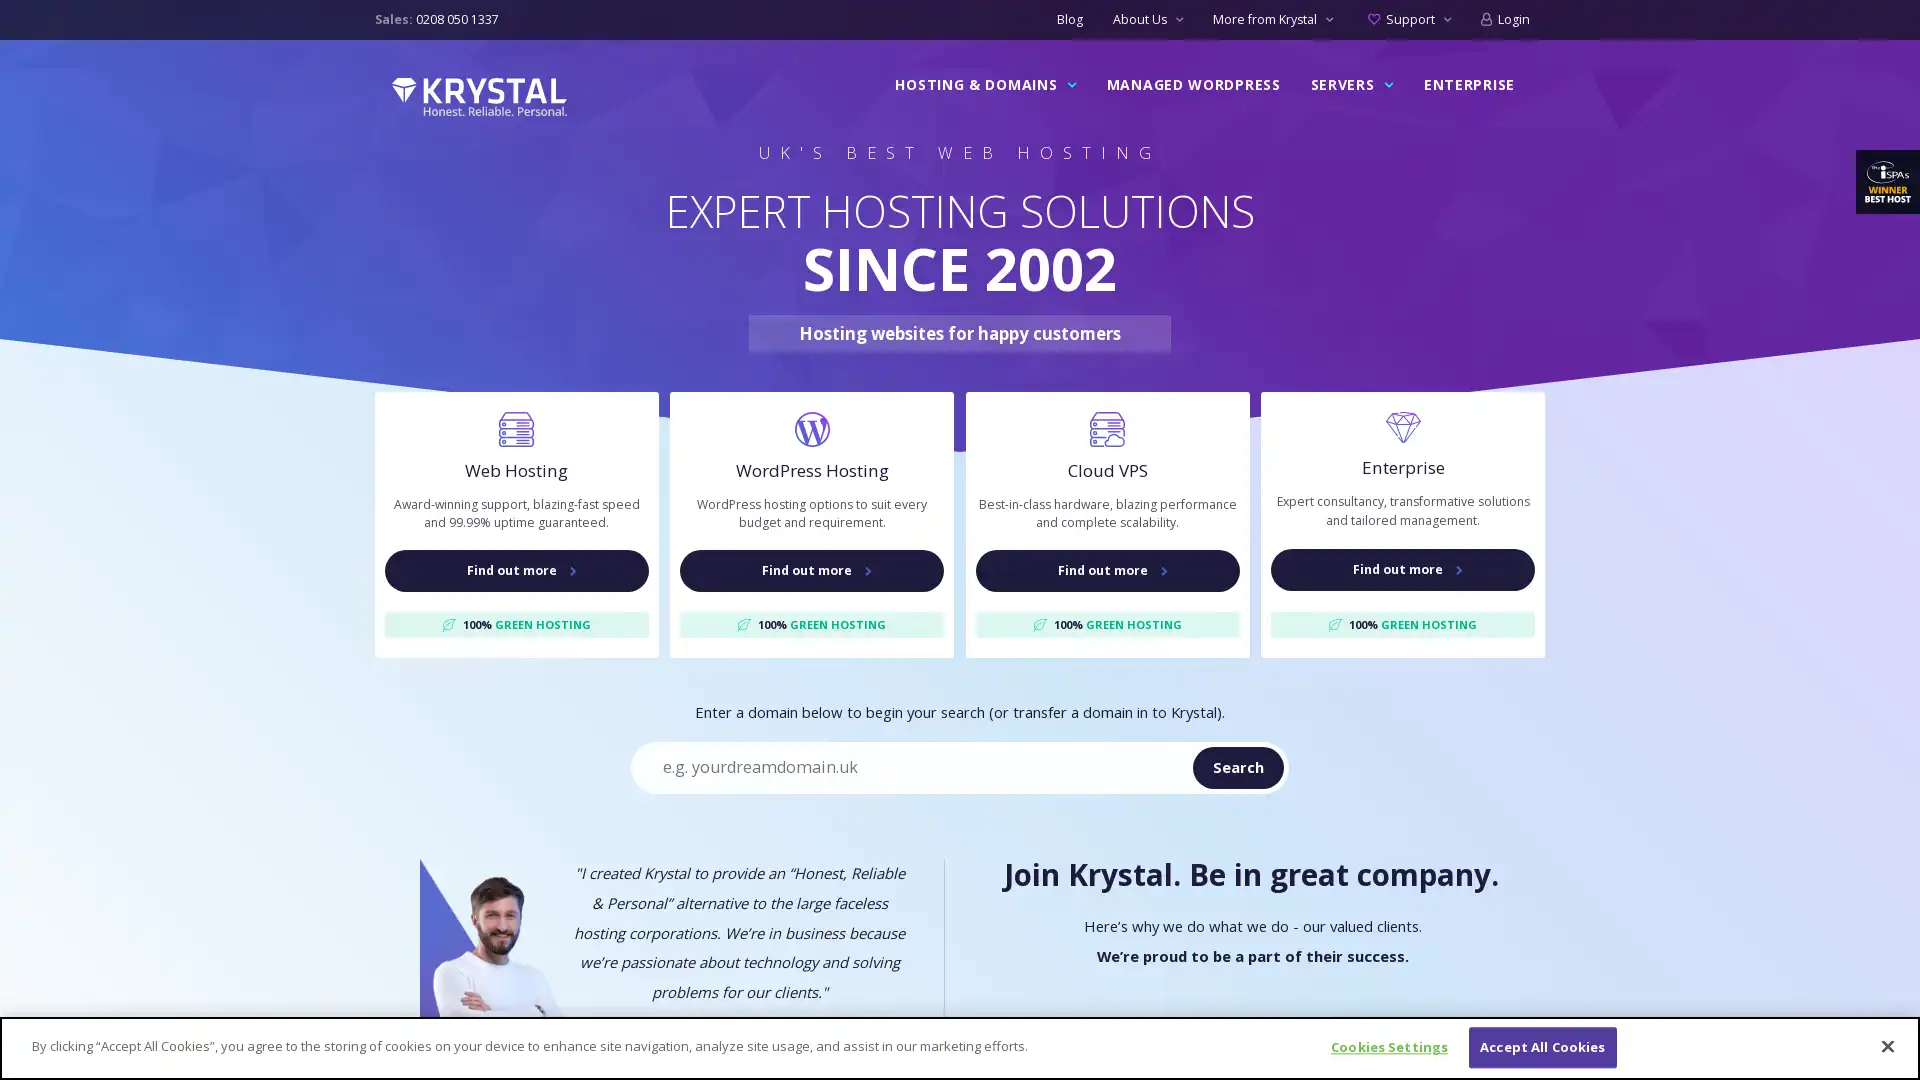 Image resolution: width=1920 pixels, height=1080 pixels. I want to click on Close, so click(1886, 1044).